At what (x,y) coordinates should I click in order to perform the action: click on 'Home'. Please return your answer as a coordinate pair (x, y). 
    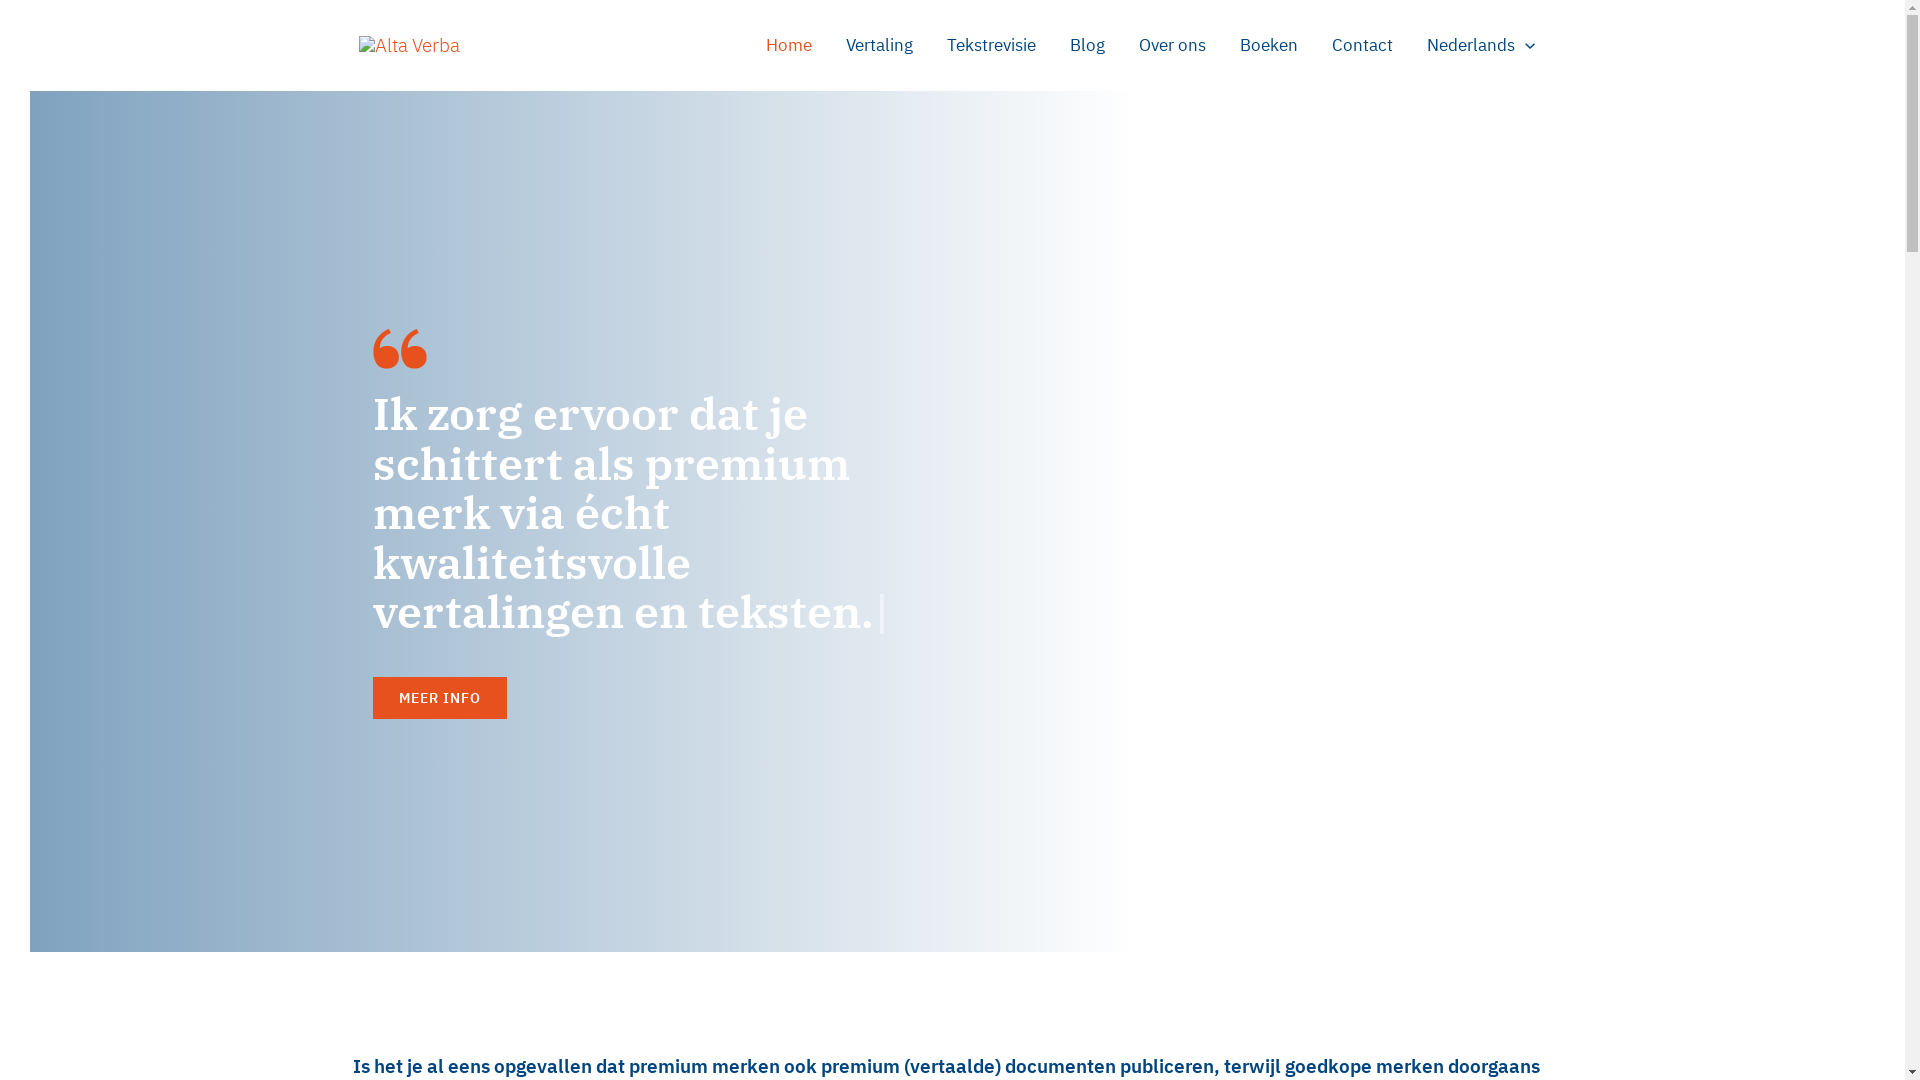
    Looking at the image, I should click on (787, 45).